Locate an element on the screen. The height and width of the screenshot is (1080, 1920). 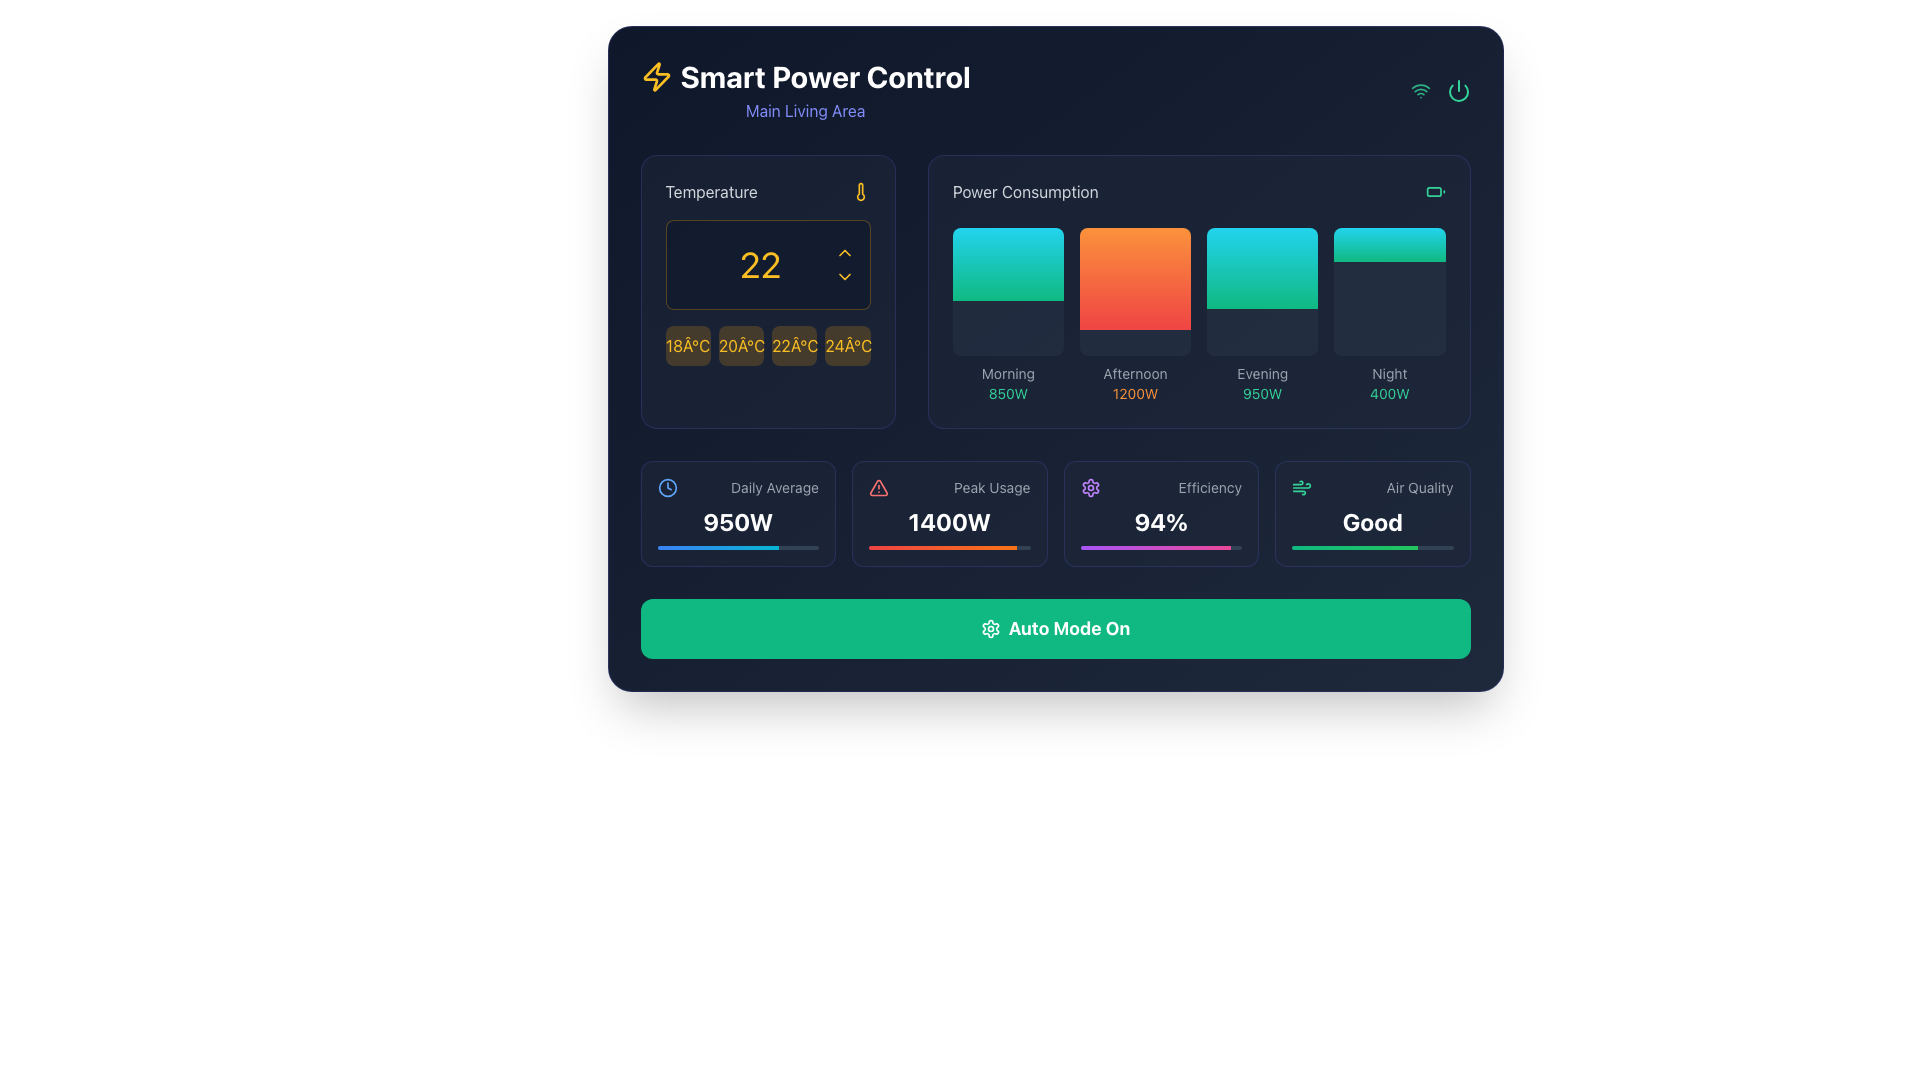
the text label displaying 'Morning', which is a small, gray-colored font located beneath the graphical card in the 'Power Consumption' section is located at coordinates (1008, 374).